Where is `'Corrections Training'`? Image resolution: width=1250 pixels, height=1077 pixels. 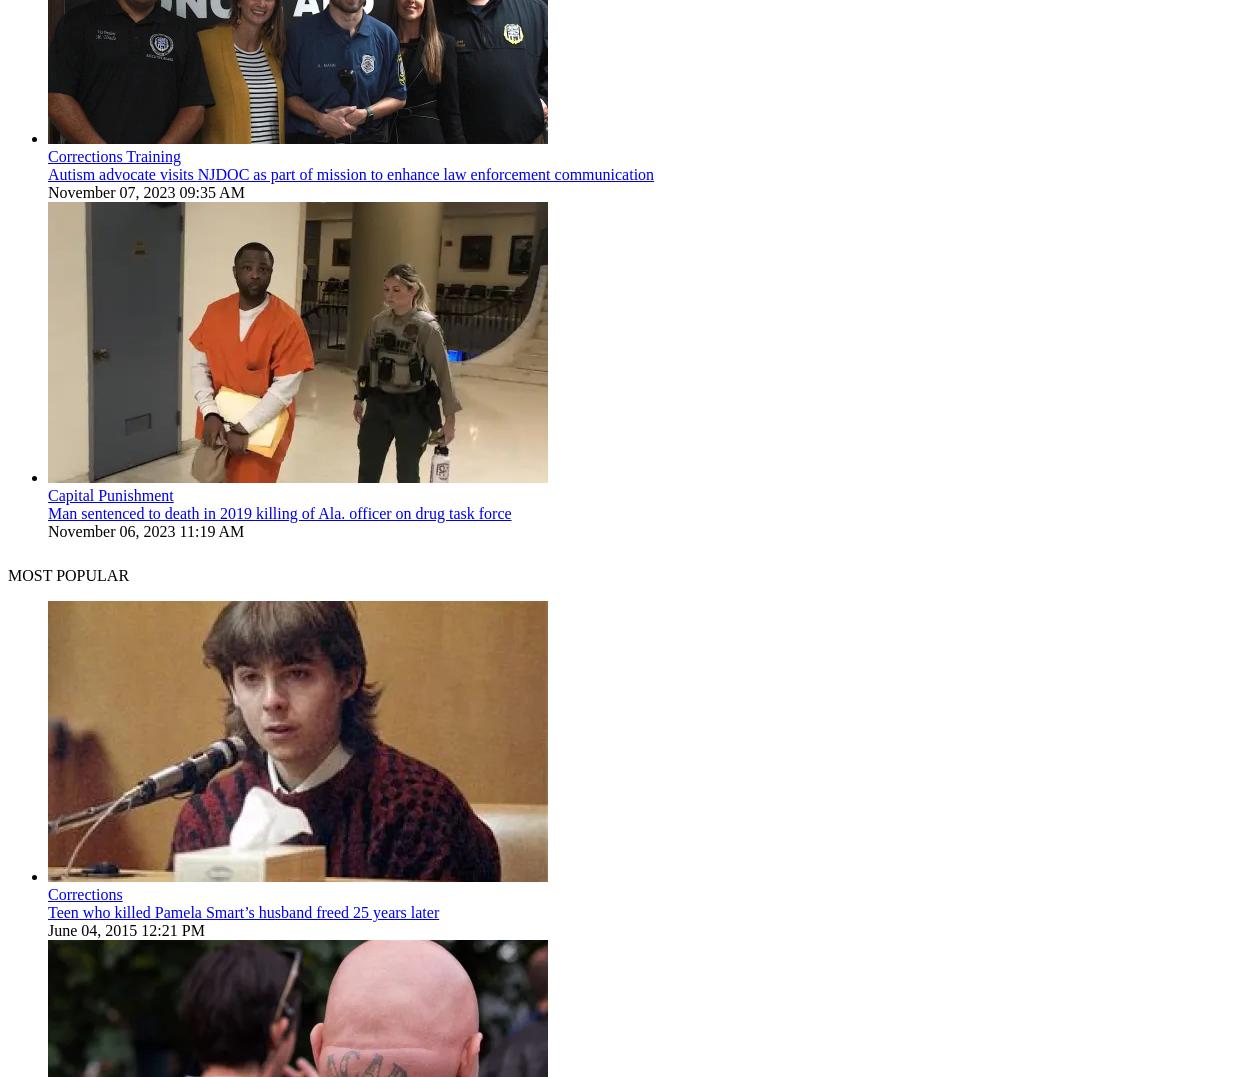
'Corrections Training' is located at coordinates (113, 156).